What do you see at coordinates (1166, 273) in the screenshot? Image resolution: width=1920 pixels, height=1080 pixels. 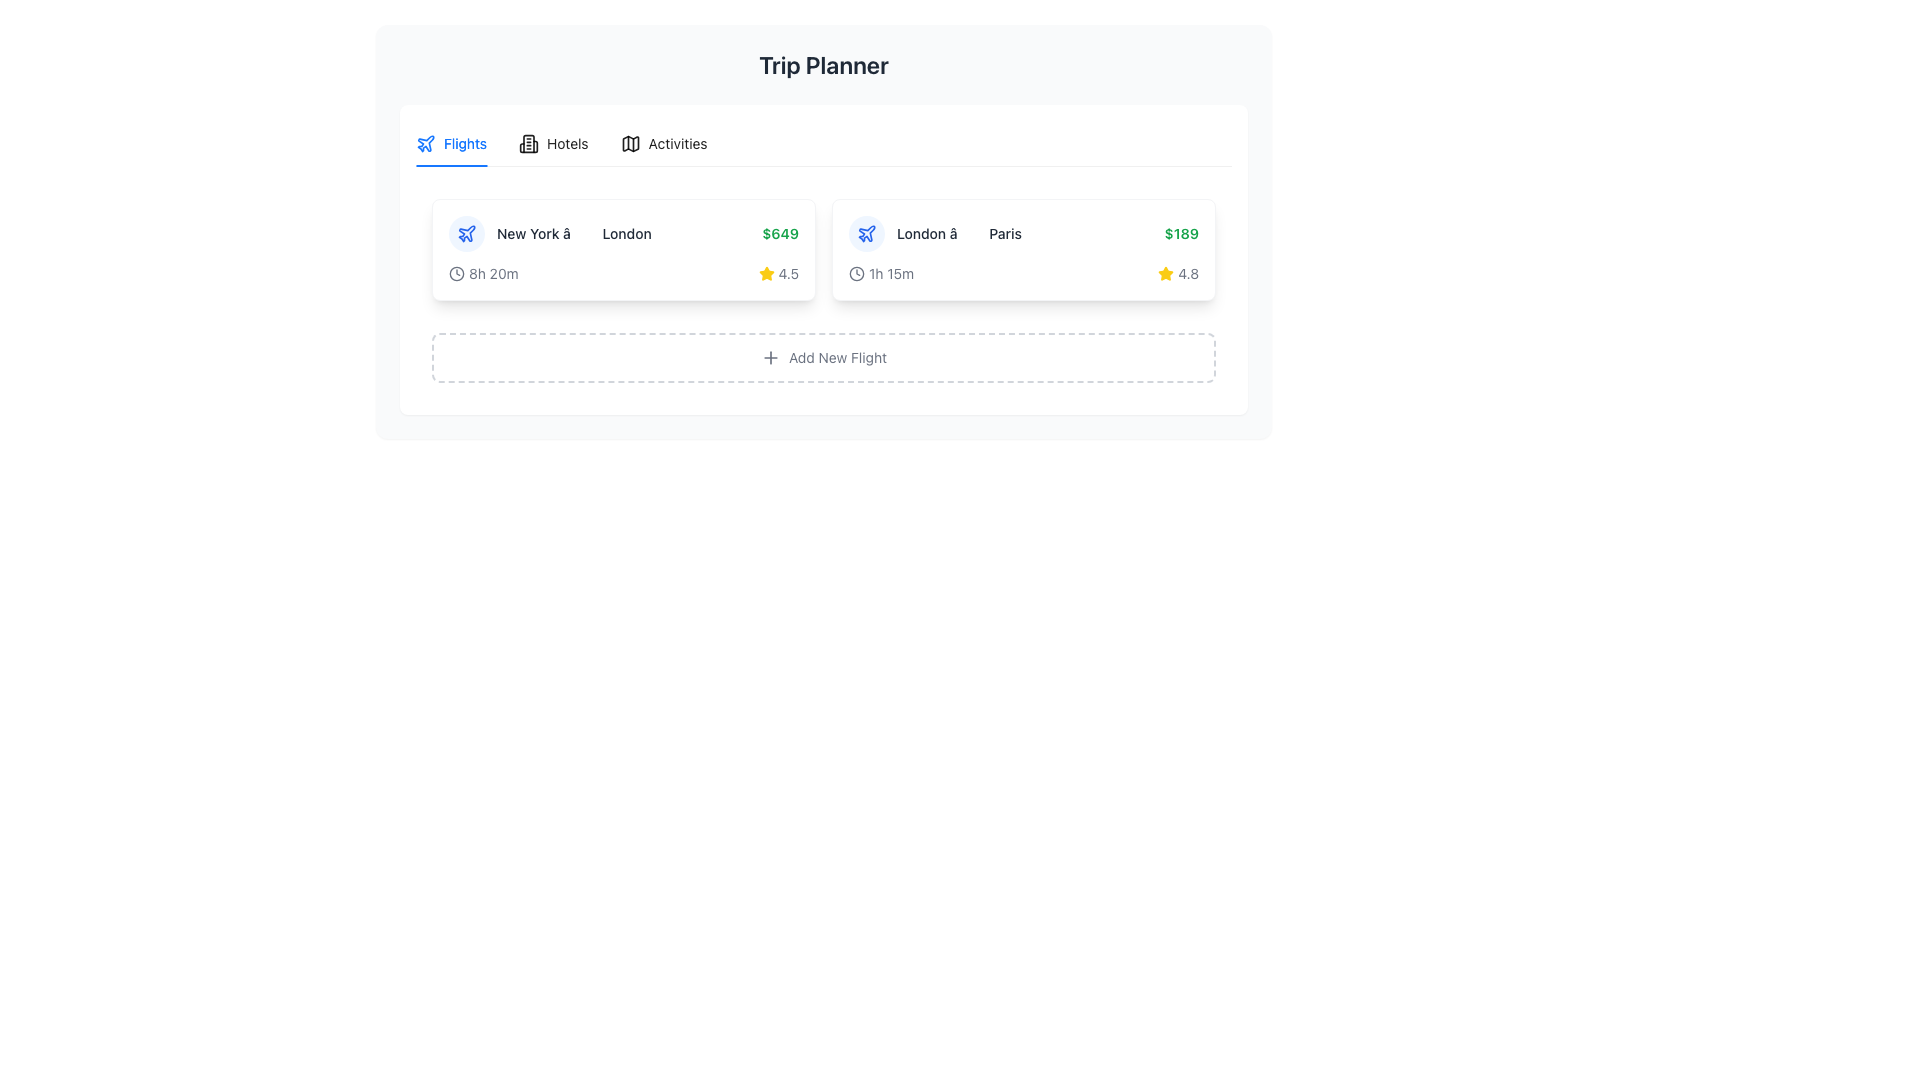 I see `the star-shaped icon filled with yellow color, which visually represents a rating indicator adjacent to the rating text '4.8' for a trip from London to Paris` at bounding box center [1166, 273].